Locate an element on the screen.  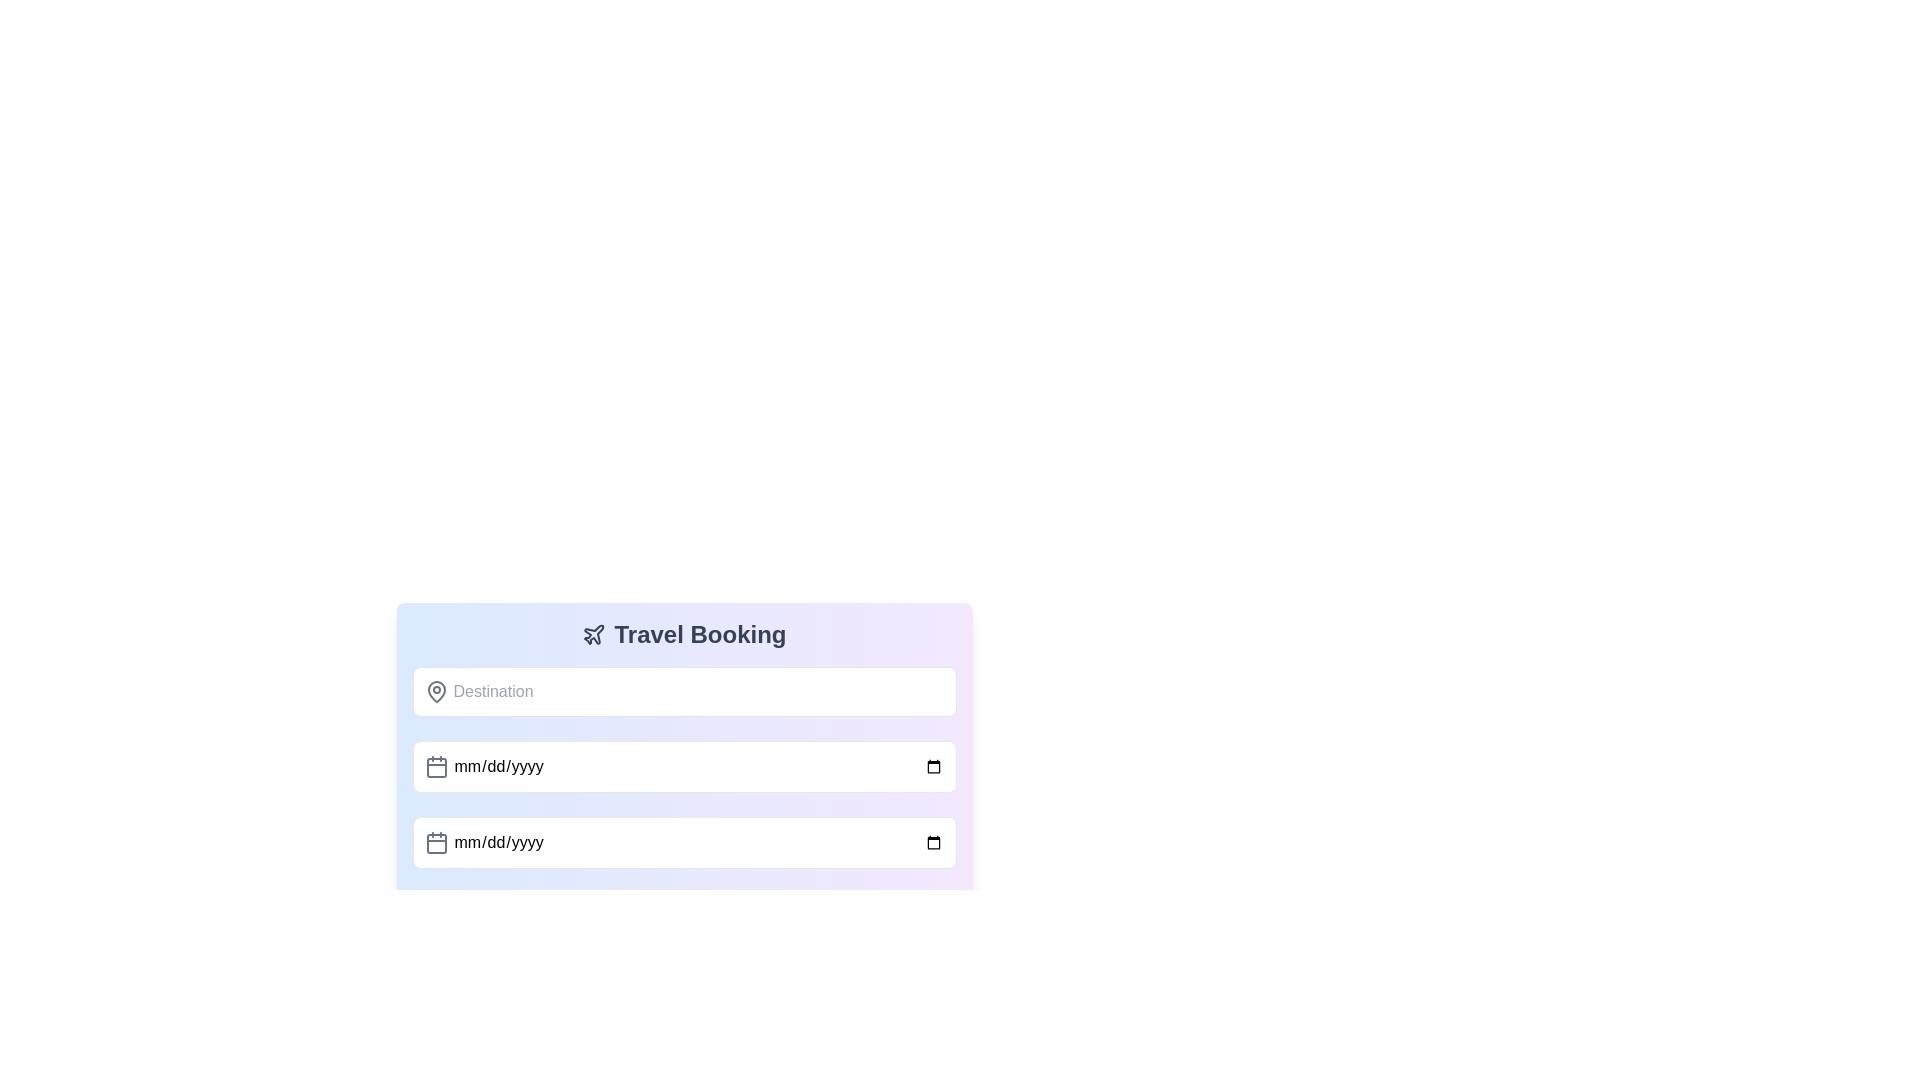
the decorative airplane icon located in the header section of the user interface, which is positioned just to the left of the 'Travel Booking' text is located at coordinates (593, 634).